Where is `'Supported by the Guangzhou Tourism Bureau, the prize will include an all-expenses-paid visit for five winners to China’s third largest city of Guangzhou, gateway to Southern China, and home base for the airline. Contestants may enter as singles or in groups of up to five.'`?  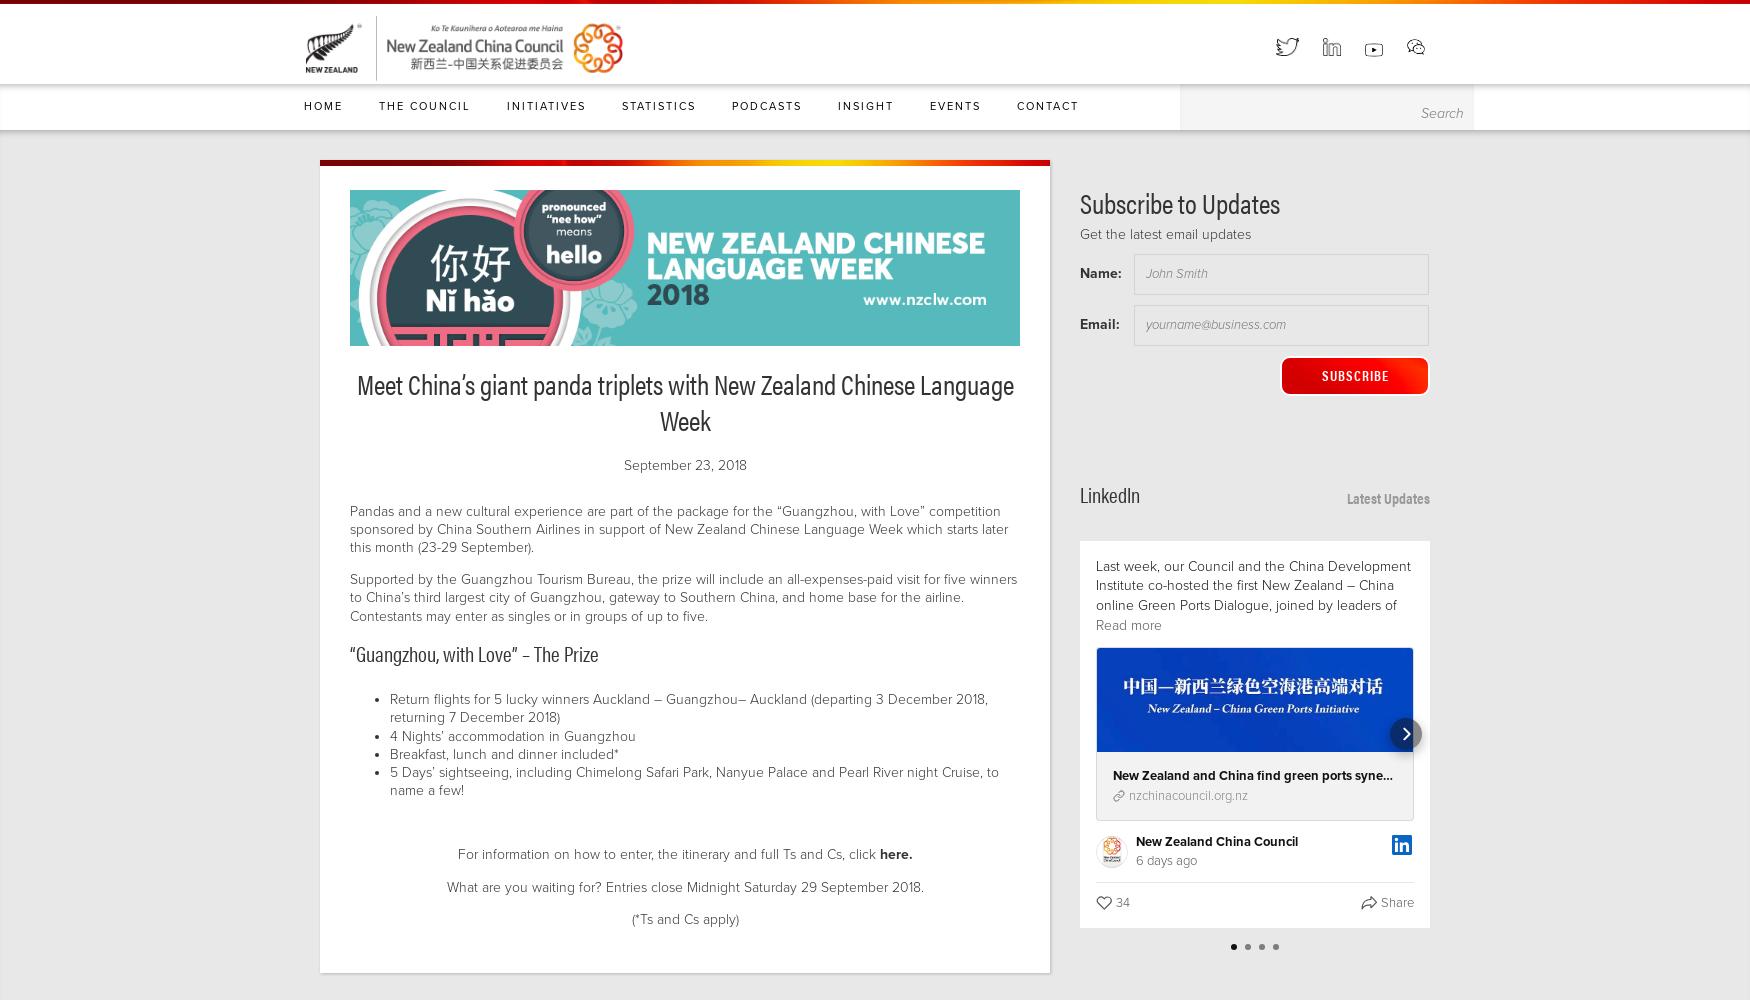
'Supported by the Guangzhou Tourism Bureau, the prize will include an all-expenses-paid visit for five winners to China’s third largest city of Guangzhou, gateway to Southern China, and home base for the airline. Contestants may enter as singles or in groups of up to five.' is located at coordinates (682, 596).